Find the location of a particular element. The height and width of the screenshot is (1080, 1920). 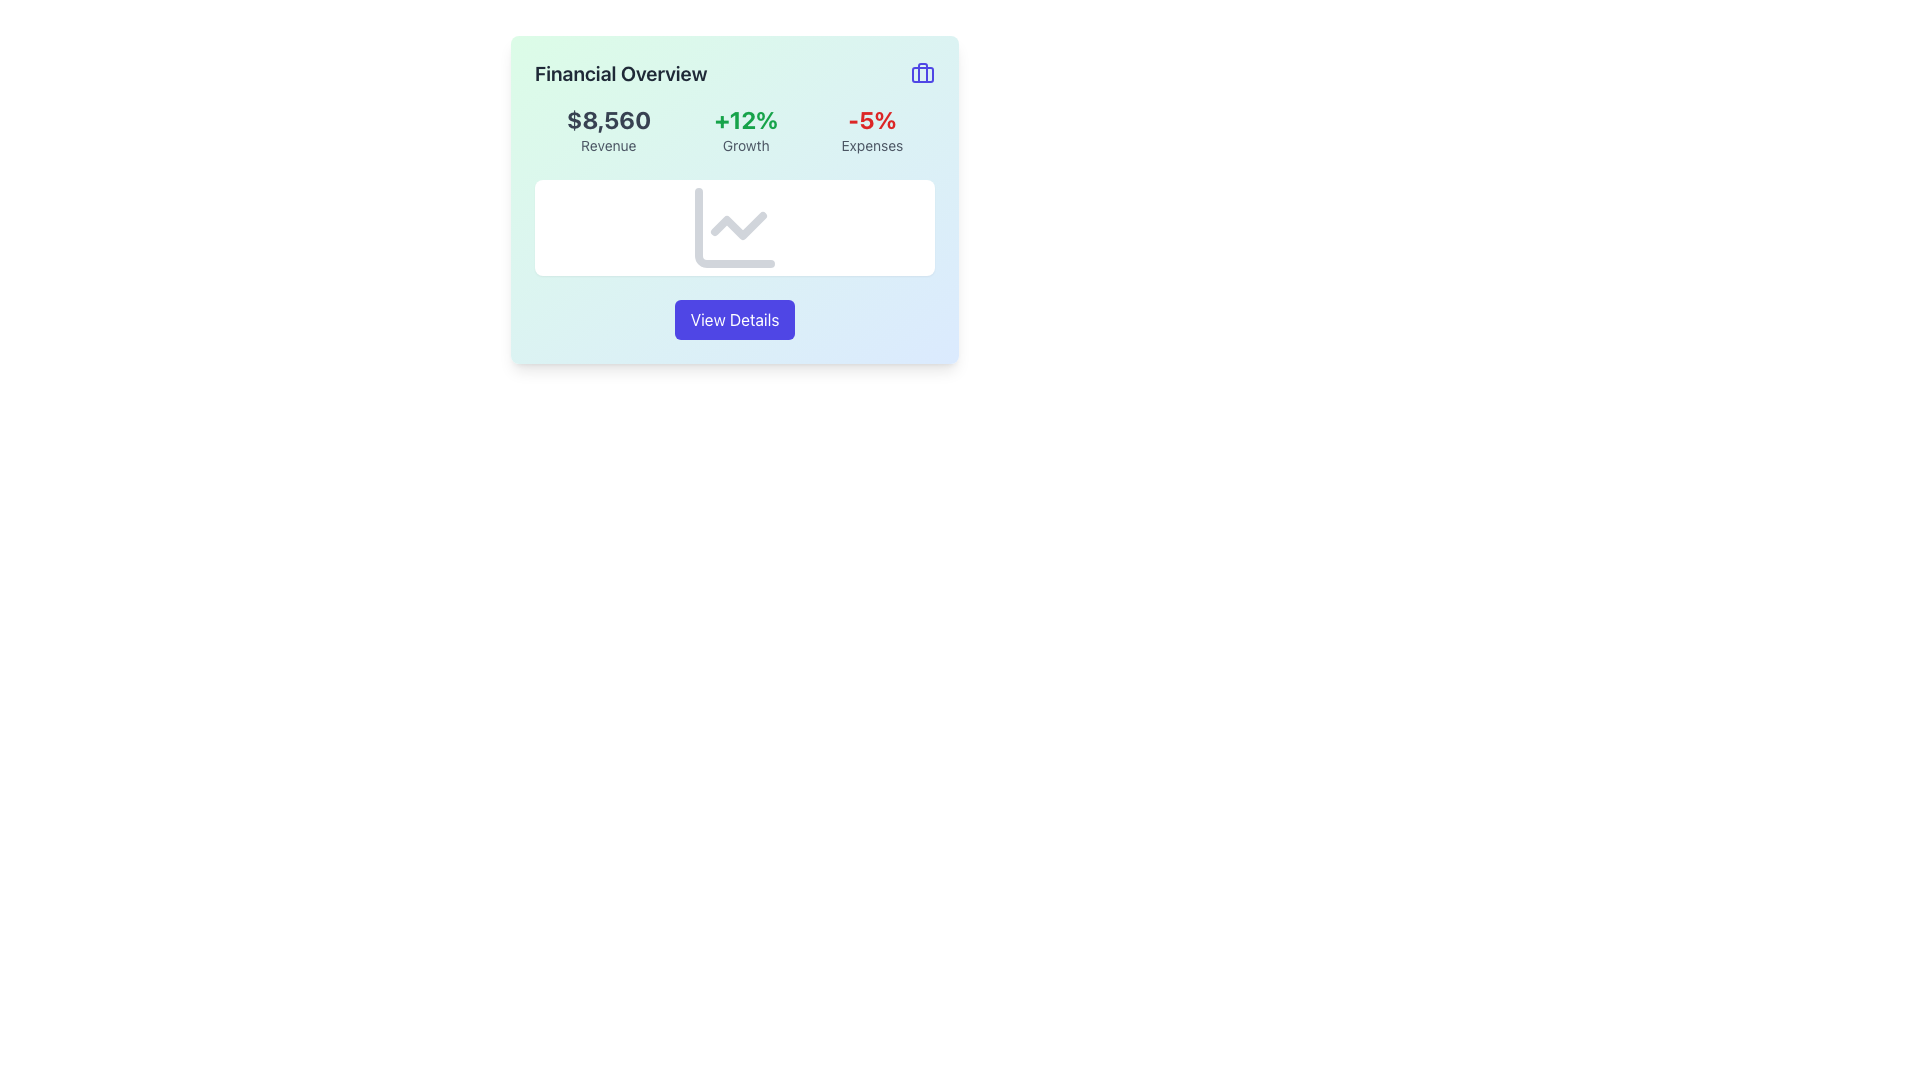

the Informational Text Block displaying the financial figure ($8,560) categorized under 'Revenue', located at the left side of the row in the 'Financial Overview' section is located at coordinates (607, 130).